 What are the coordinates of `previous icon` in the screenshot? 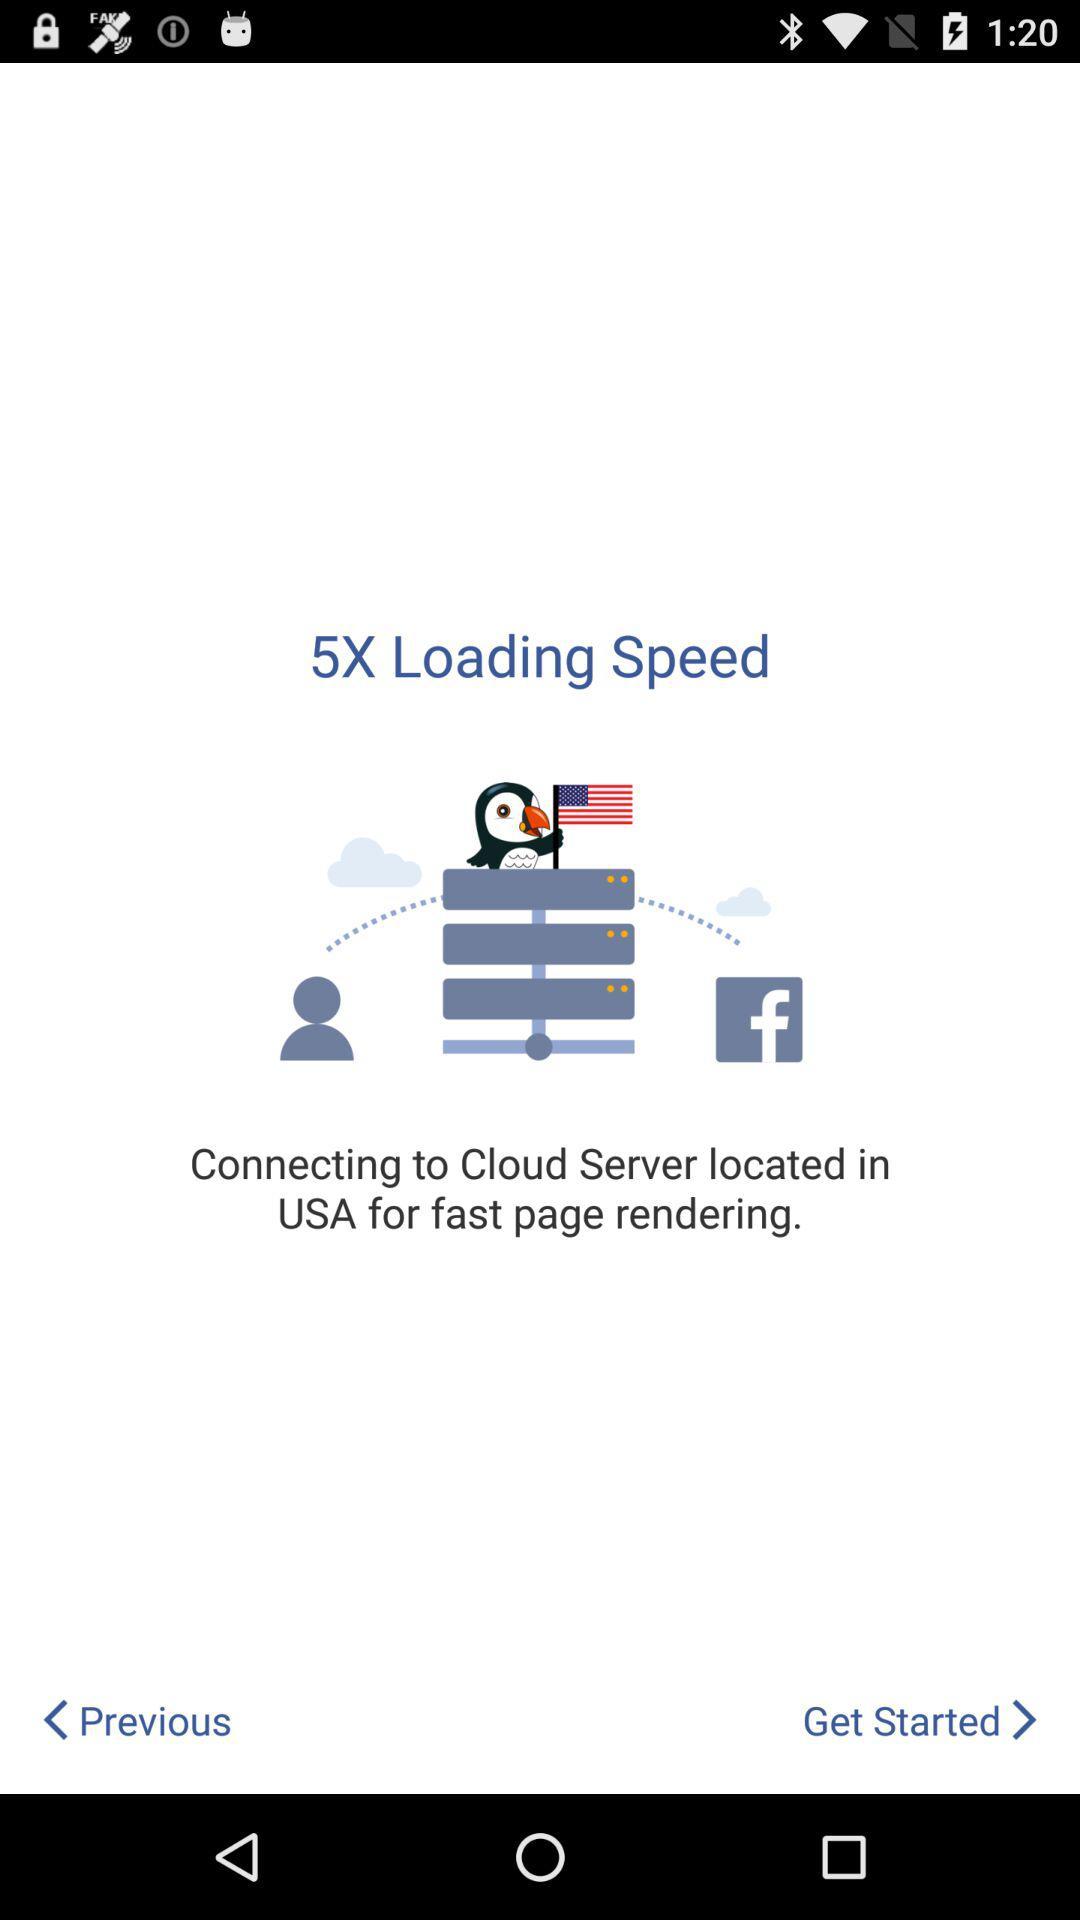 It's located at (135, 1719).